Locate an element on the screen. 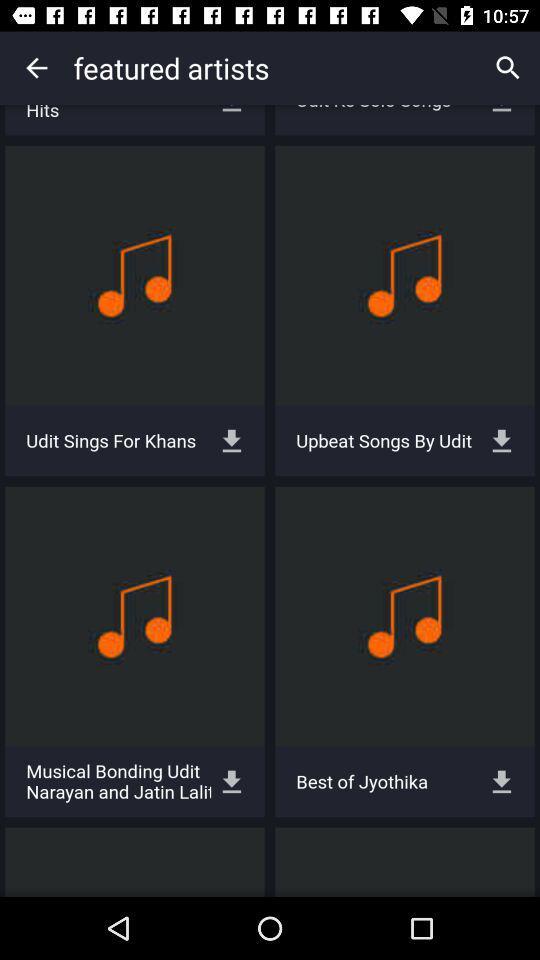  the icon which is above the text best of jyothika is located at coordinates (405, 615).